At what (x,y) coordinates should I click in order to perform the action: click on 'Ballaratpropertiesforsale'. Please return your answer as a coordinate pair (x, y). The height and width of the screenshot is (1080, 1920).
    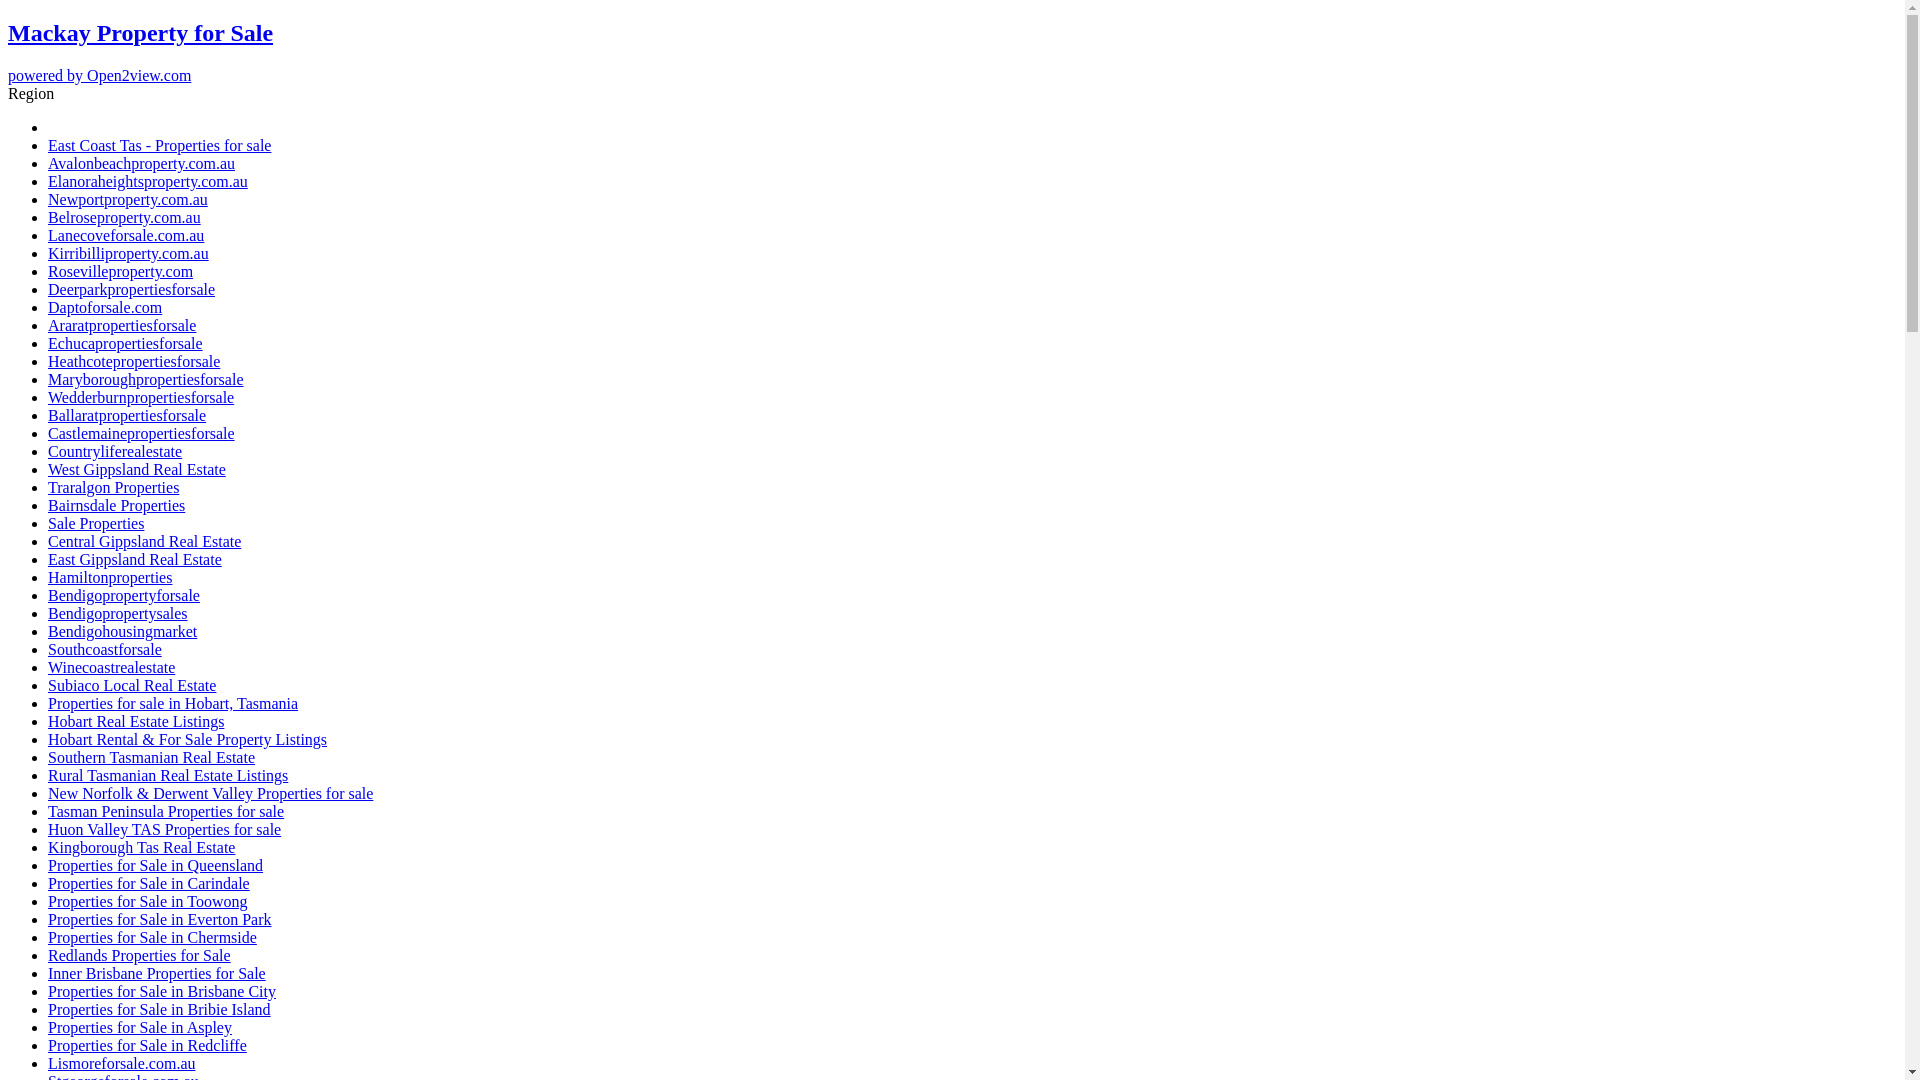
    Looking at the image, I should click on (125, 414).